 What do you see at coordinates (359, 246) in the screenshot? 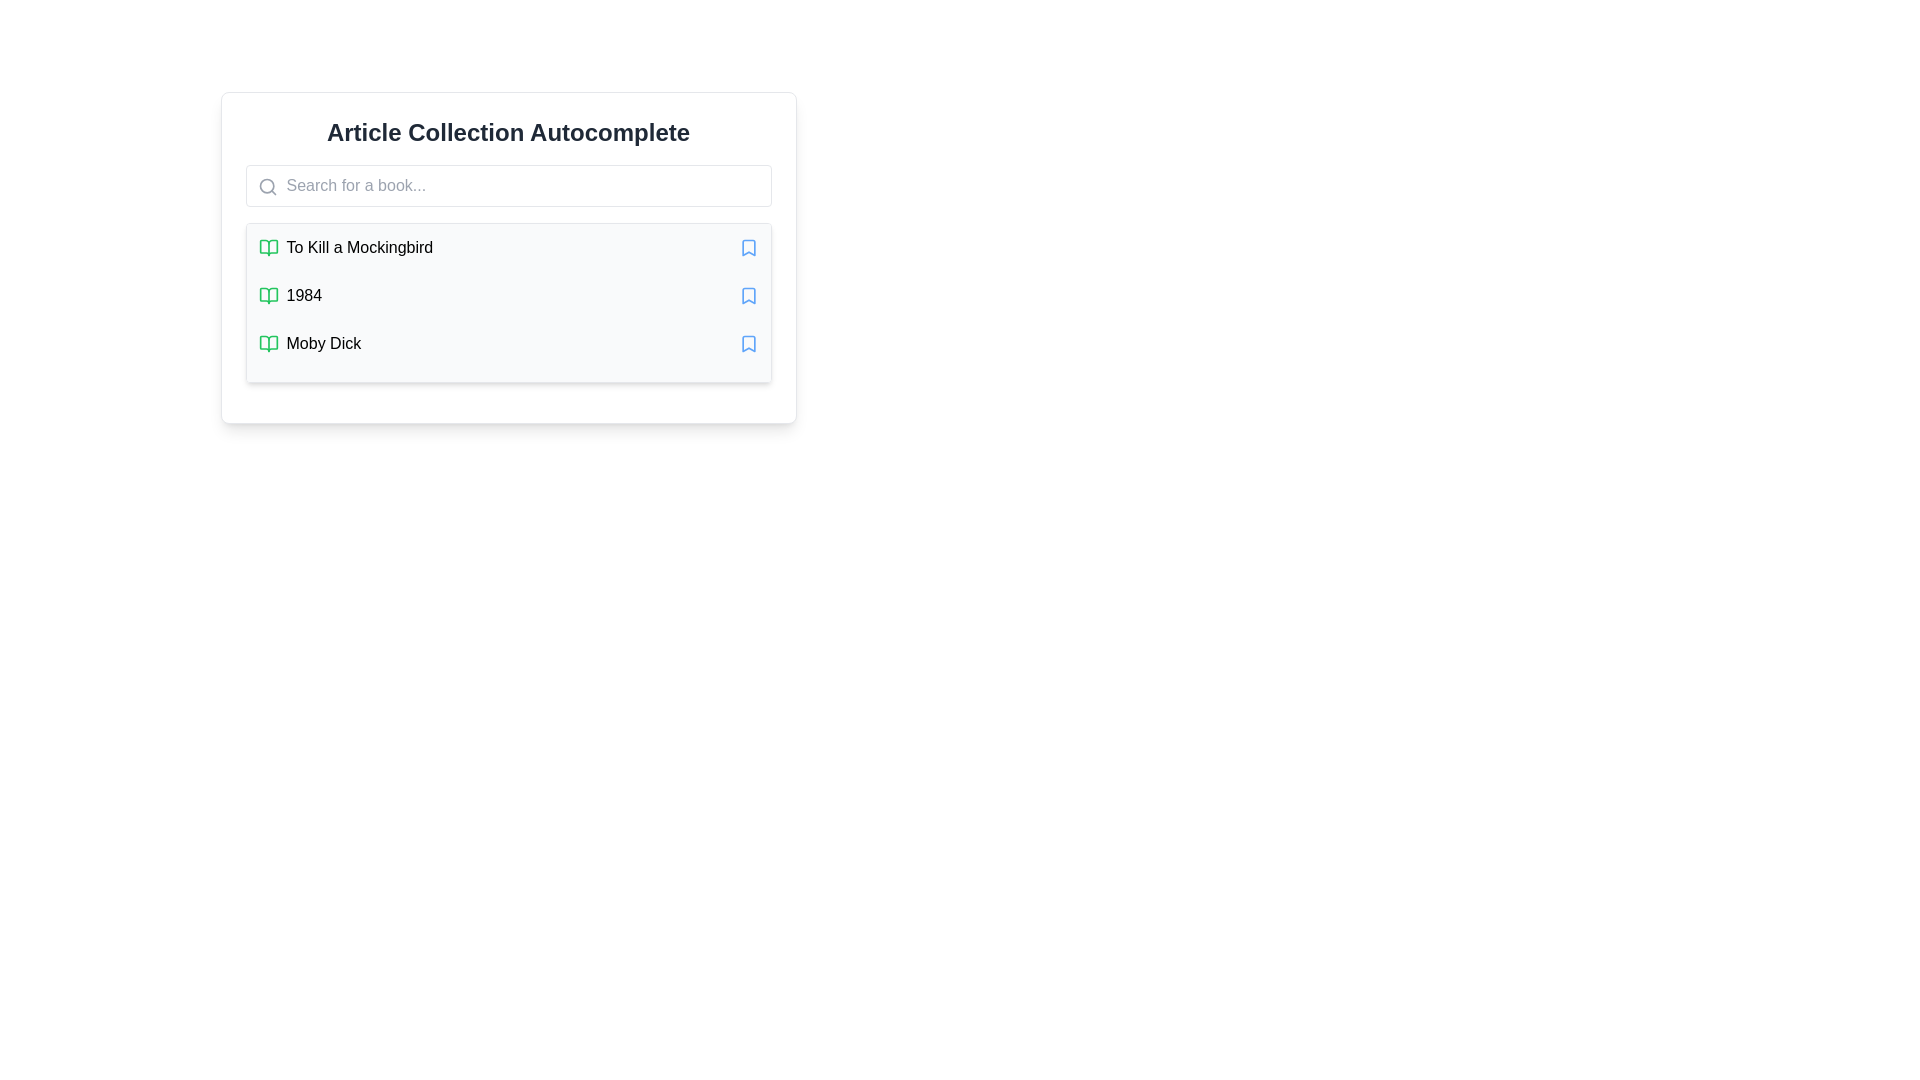
I see `the text link for 'To Kill a Mockingbird'` at bounding box center [359, 246].